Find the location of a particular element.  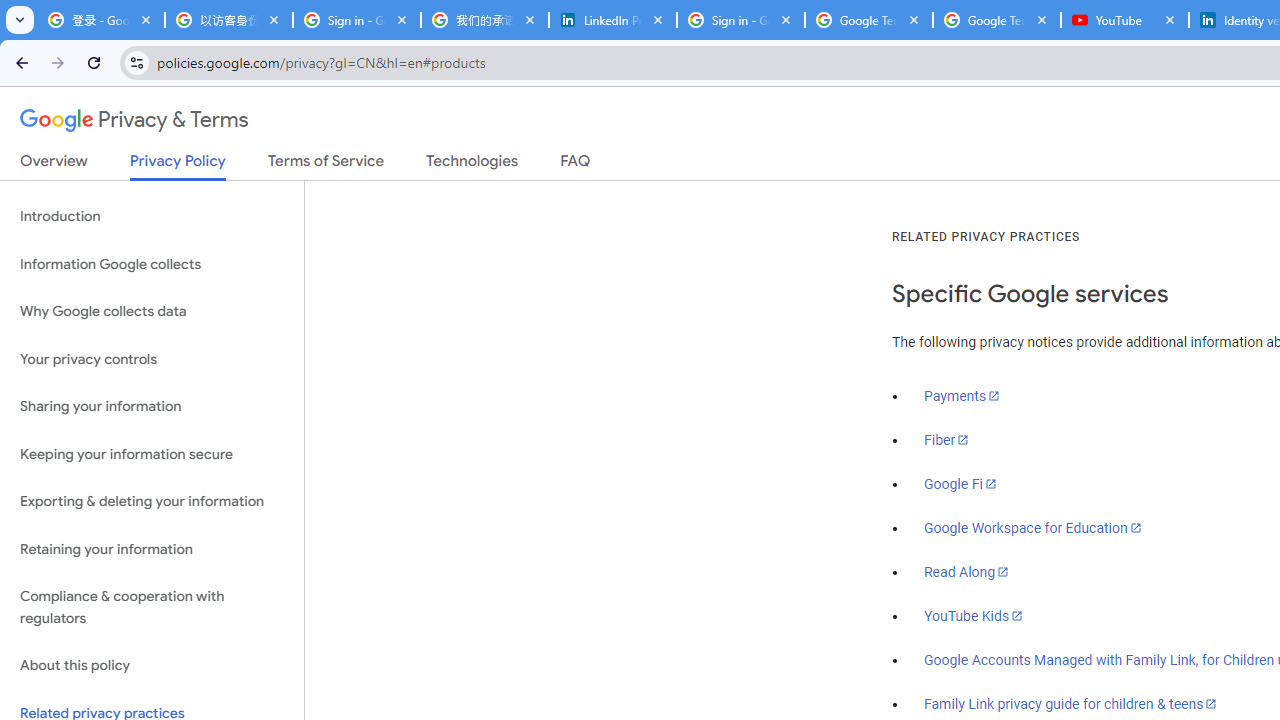

'Google Workspace for Education' is located at coordinates (1032, 527).